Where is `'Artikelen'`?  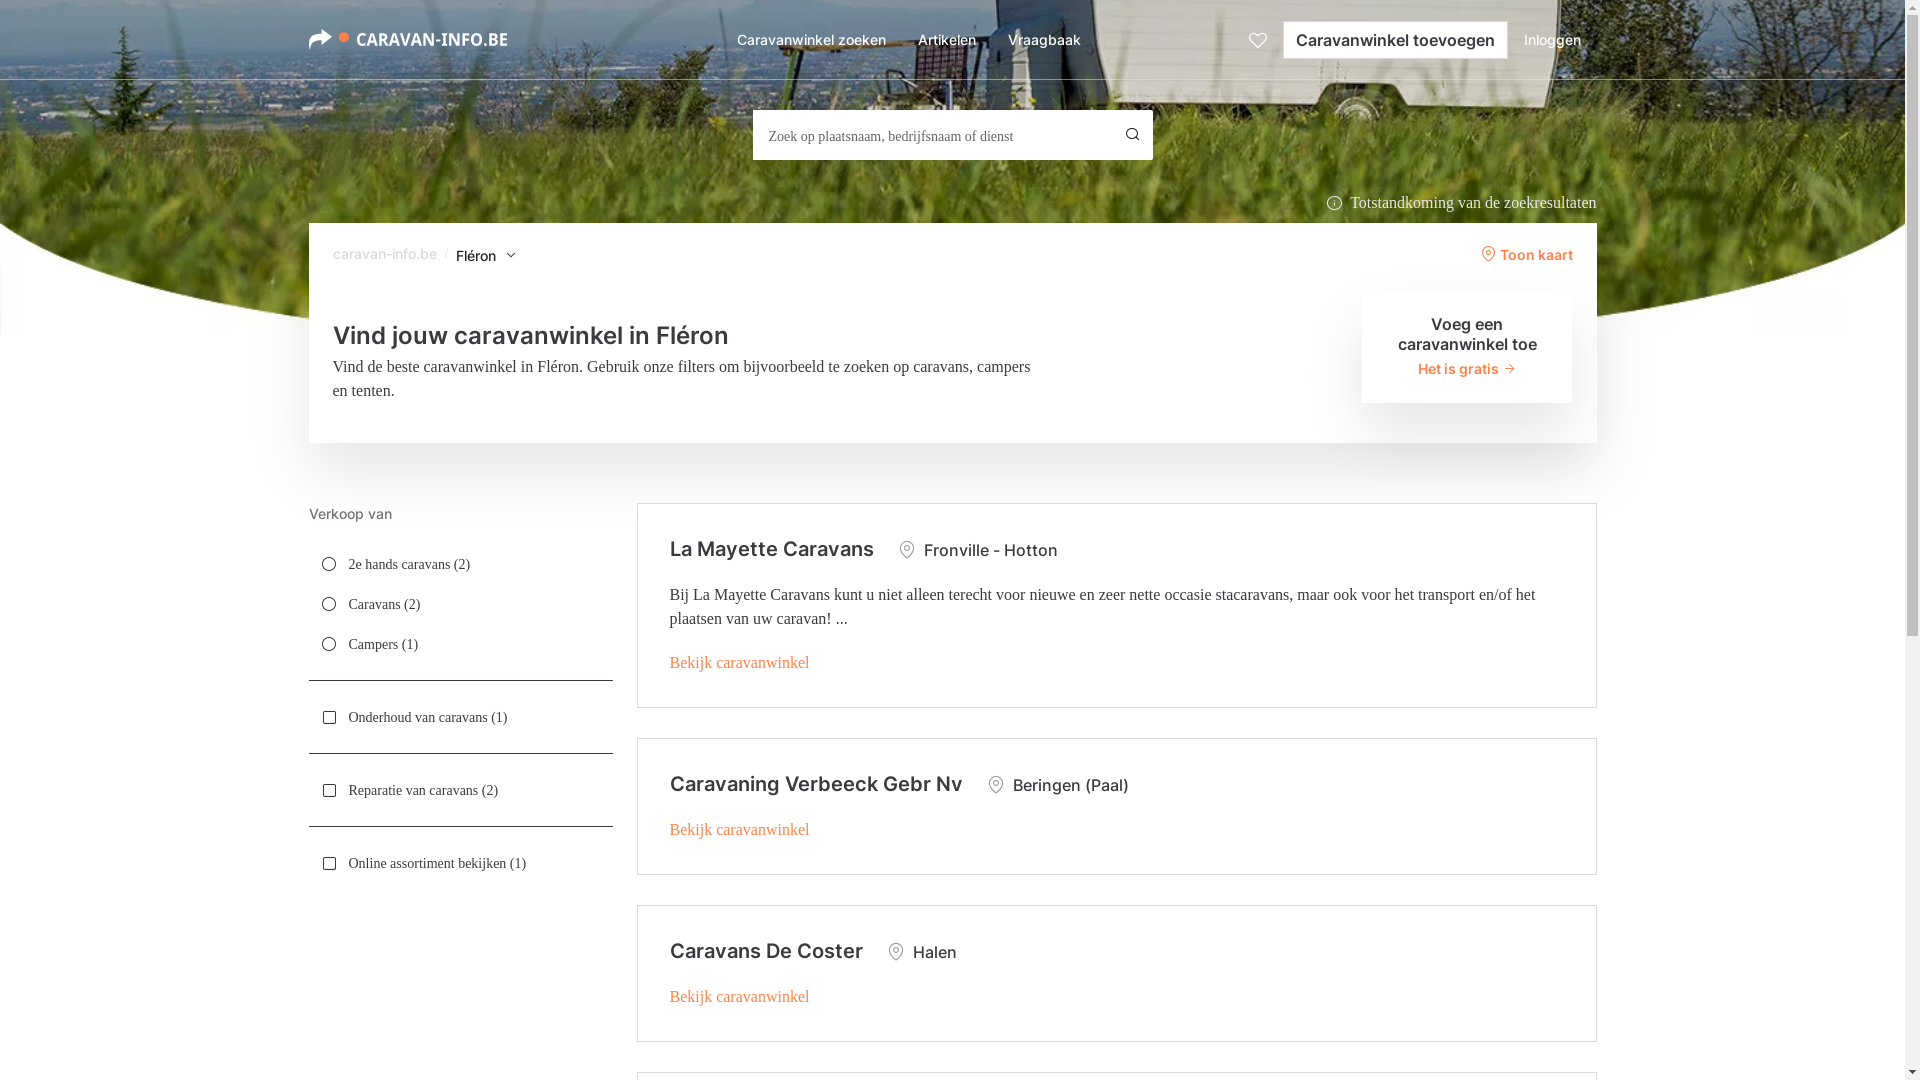 'Artikelen' is located at coordinates (945, 39).